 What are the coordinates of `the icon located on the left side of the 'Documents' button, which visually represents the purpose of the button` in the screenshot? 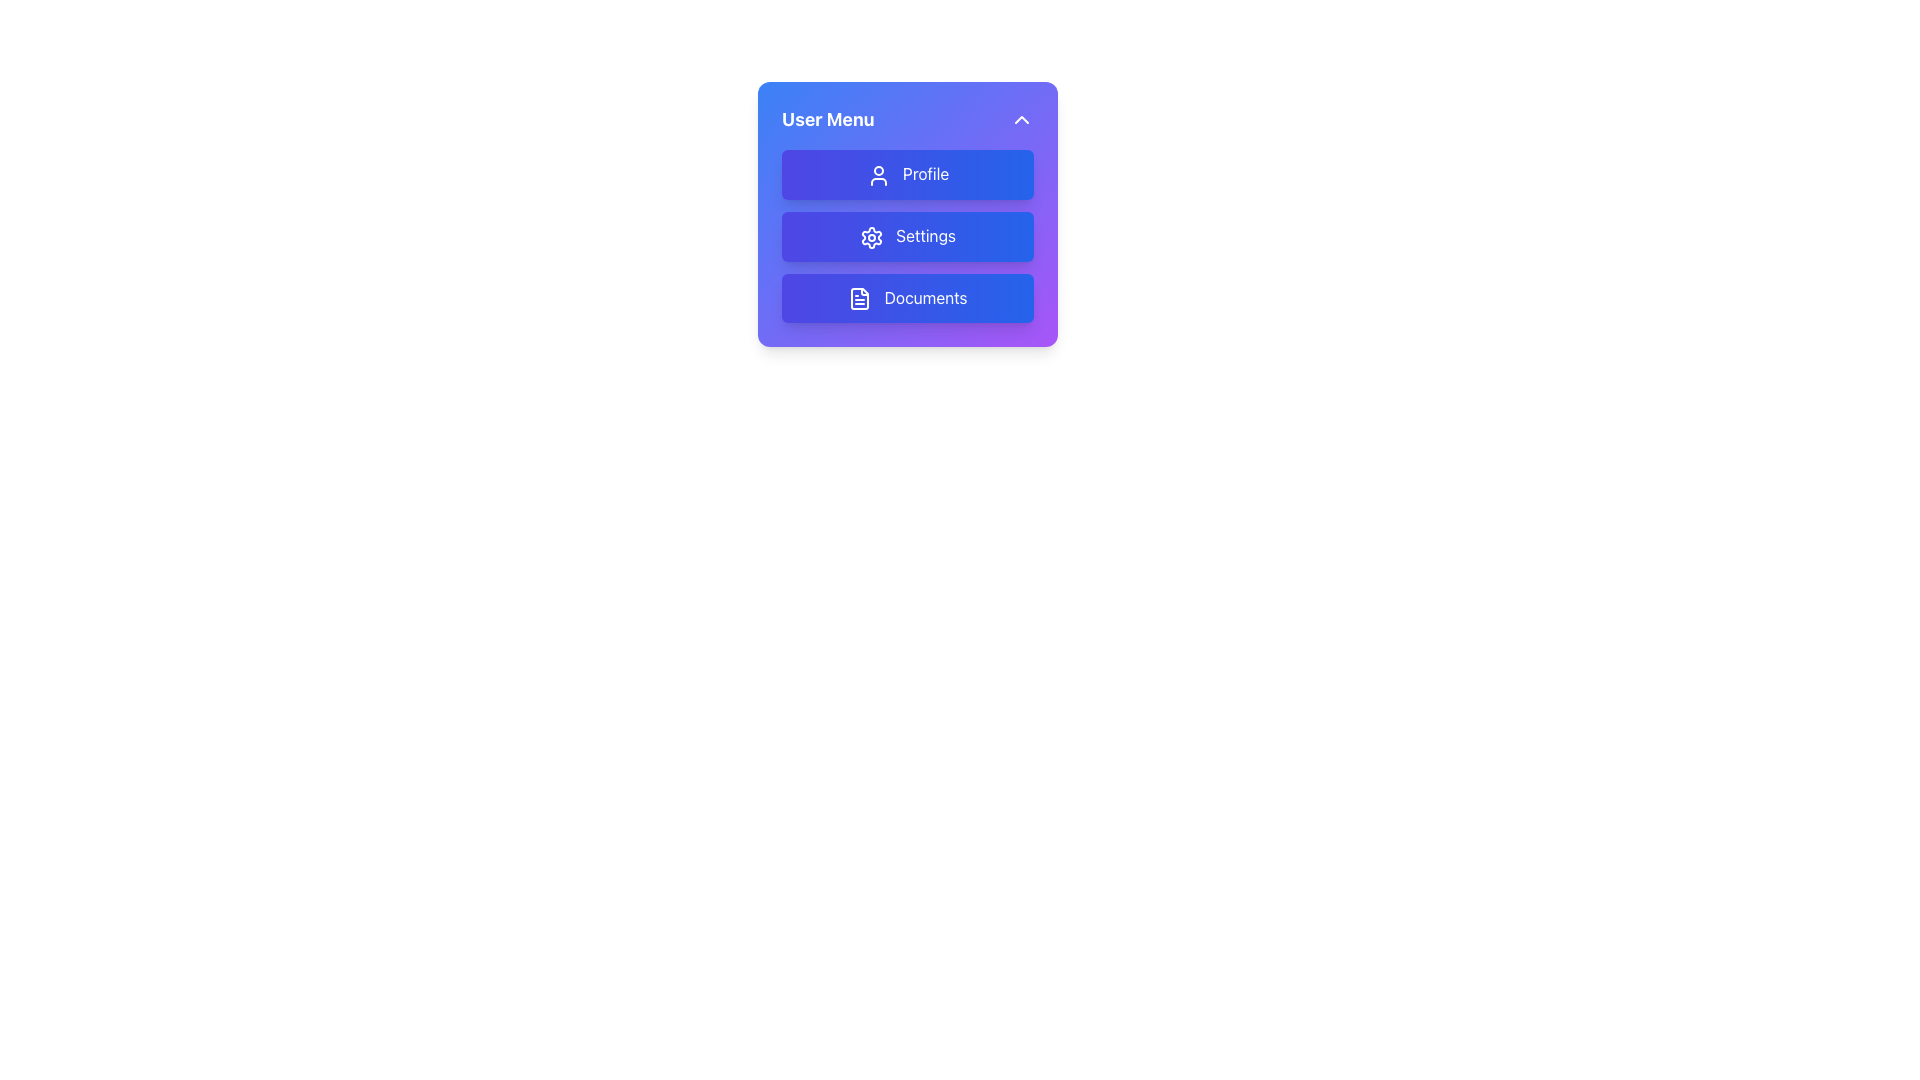 It's located at (860, 299).